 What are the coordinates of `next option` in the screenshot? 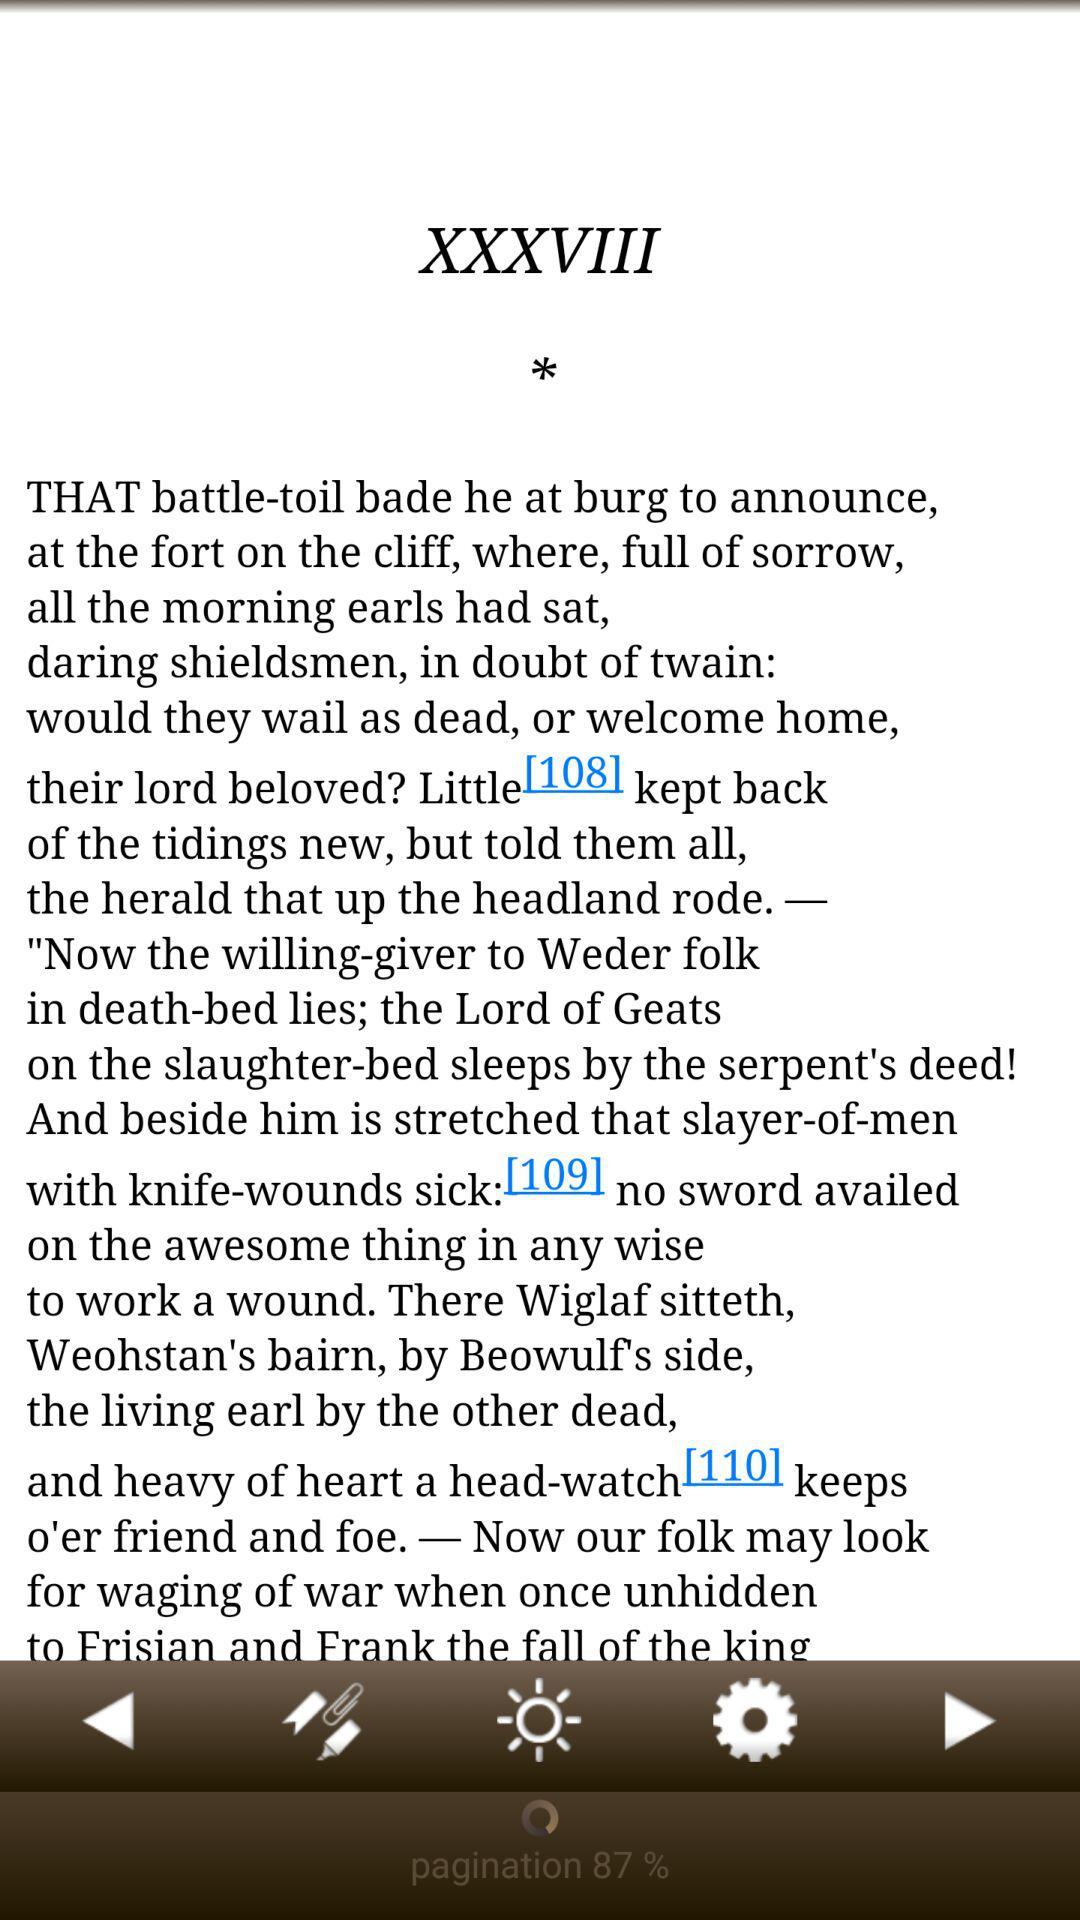 It's located at (971, 1725).